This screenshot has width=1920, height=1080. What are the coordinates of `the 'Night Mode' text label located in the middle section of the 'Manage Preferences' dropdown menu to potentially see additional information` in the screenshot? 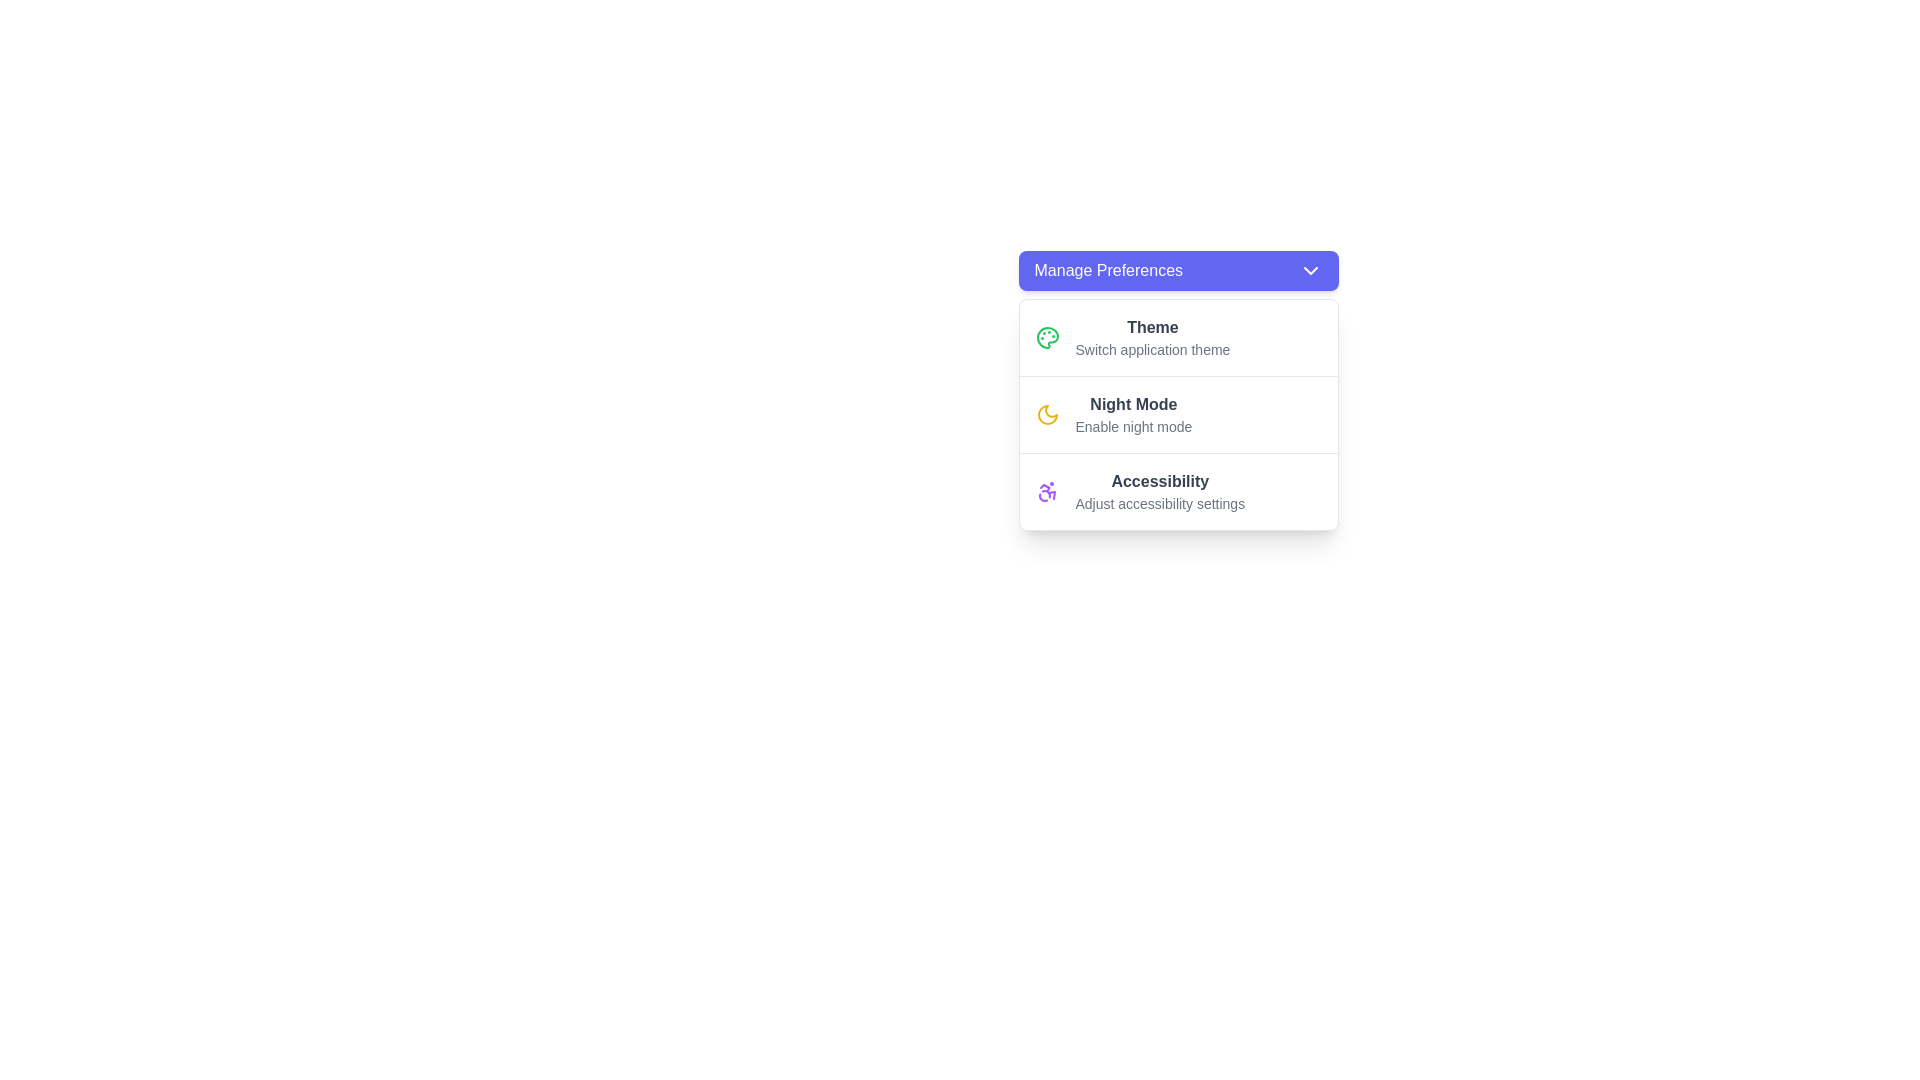 It's located at (1133, 414).